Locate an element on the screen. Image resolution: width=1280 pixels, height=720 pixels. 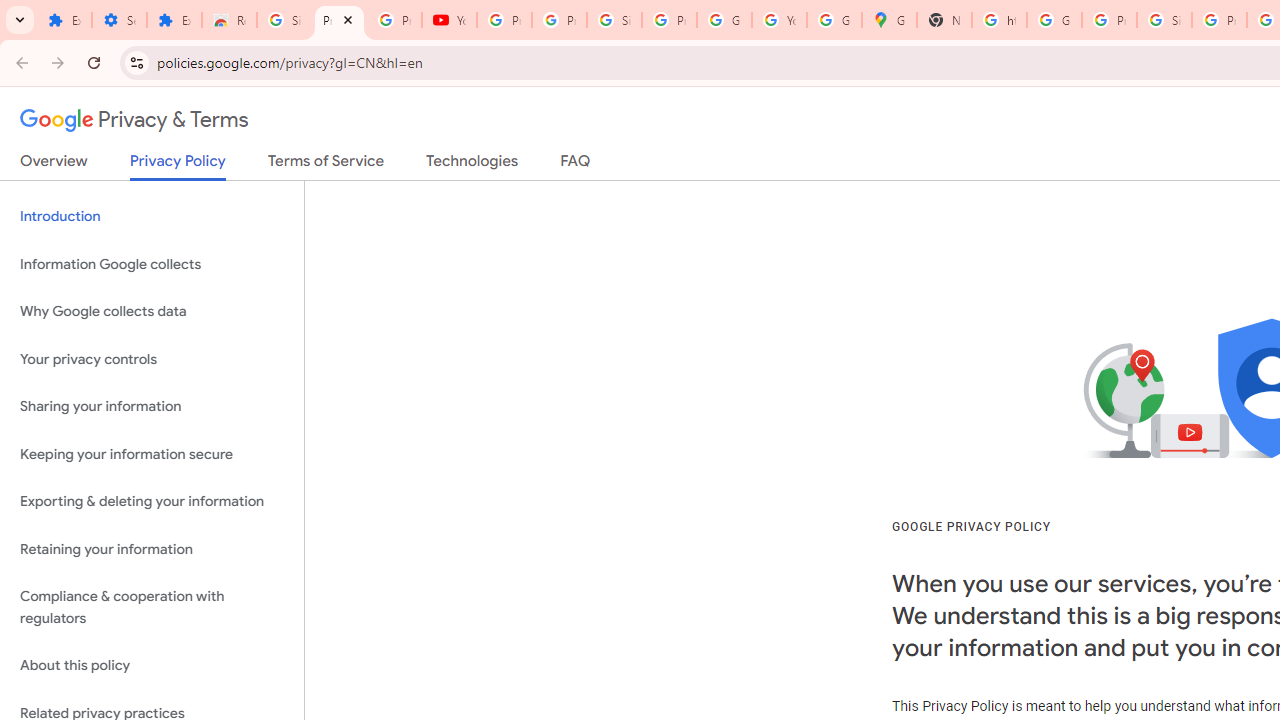
'Reviews: Helix Fruit Jump Arcade Game' is located at coordinates (229, 20).